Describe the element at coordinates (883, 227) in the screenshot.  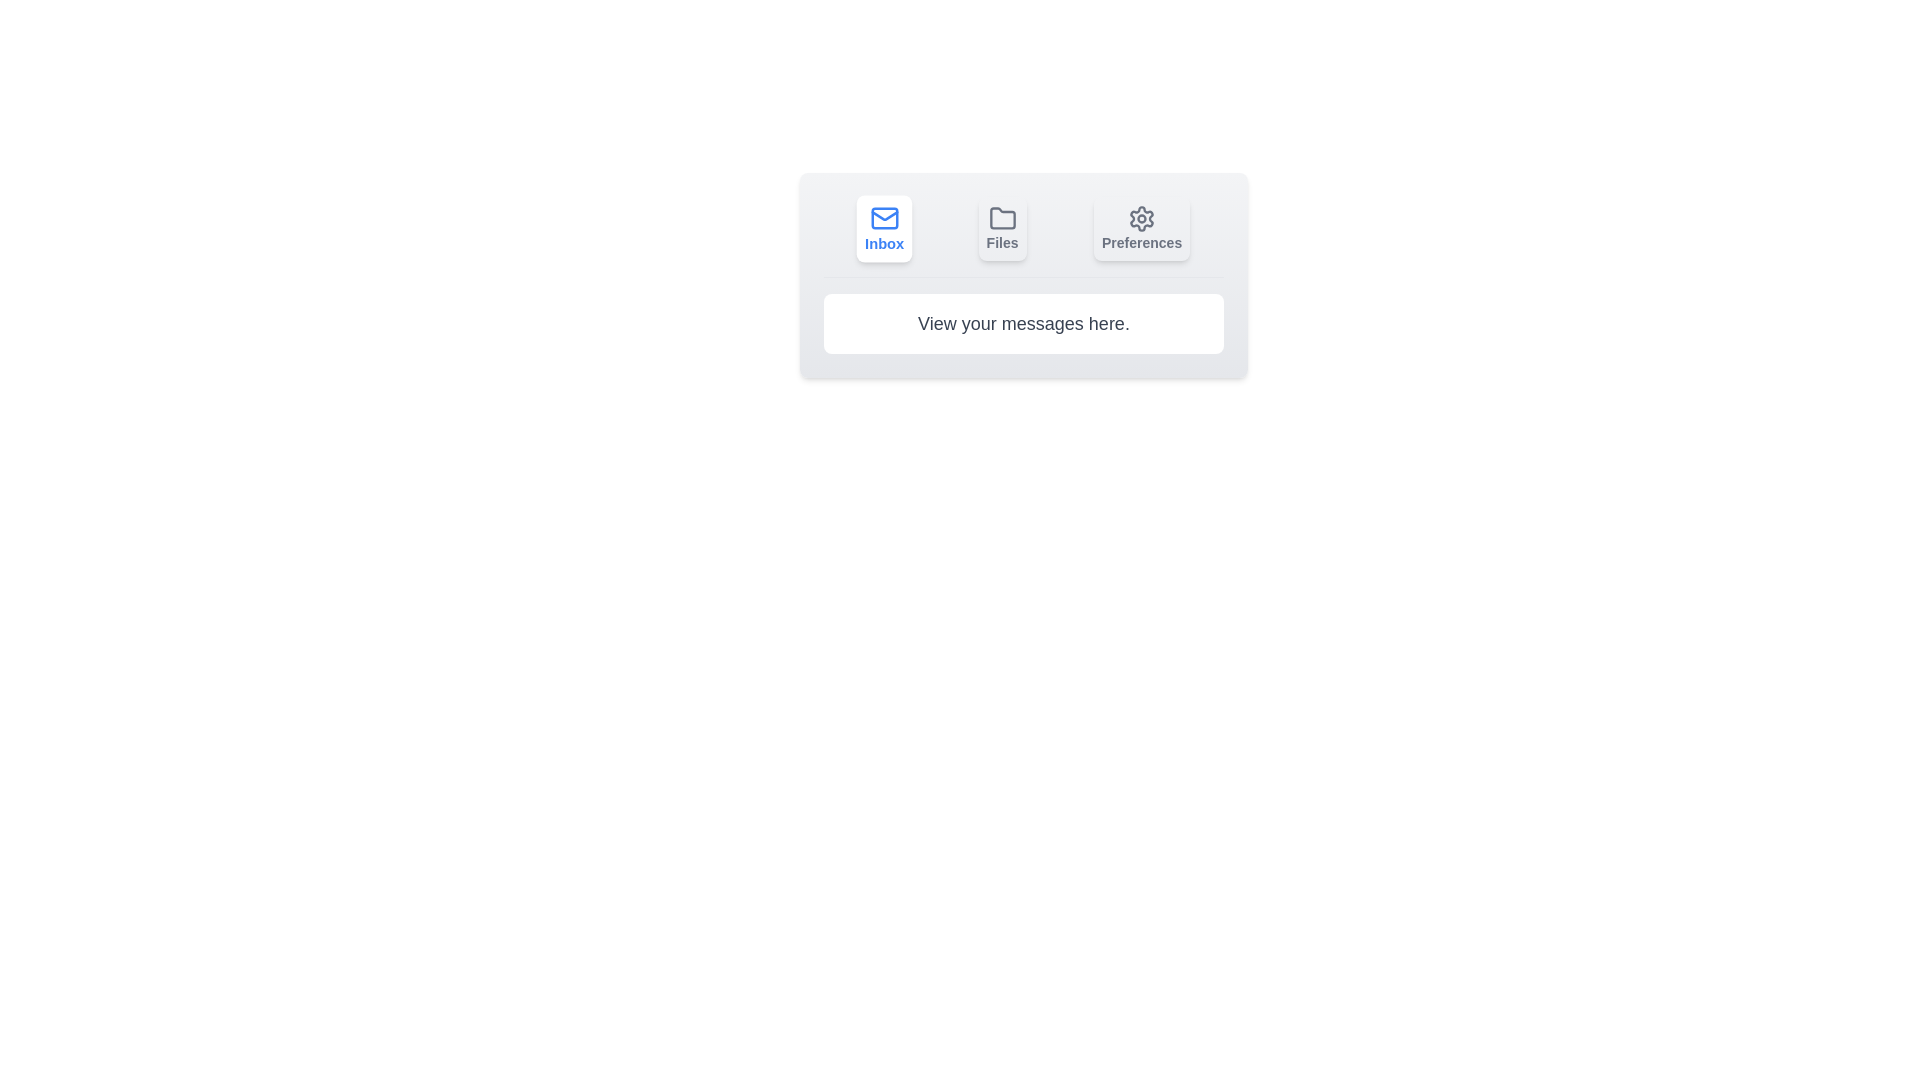
I see `the first button on the left side that allows navigation to the inbox section of the application` at that location.